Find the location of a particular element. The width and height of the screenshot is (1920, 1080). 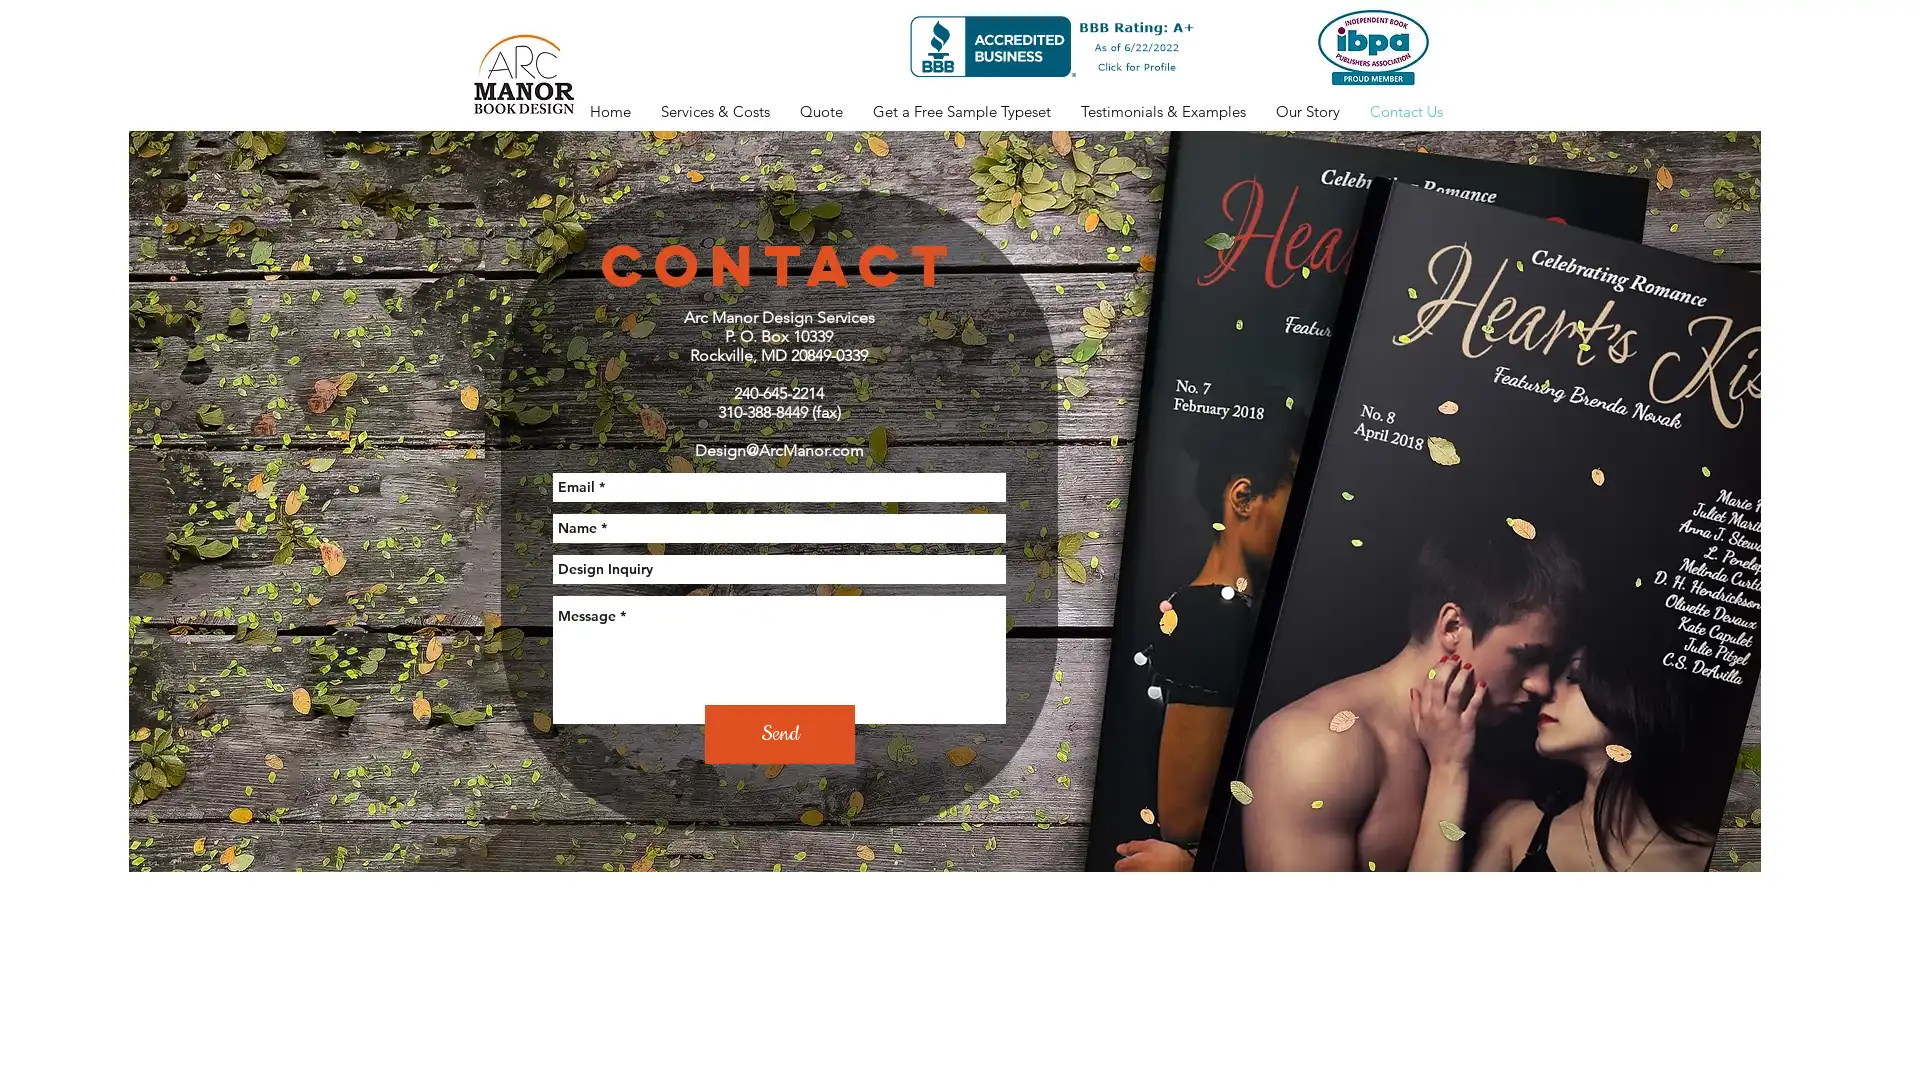

Send is located at coordinates (778, 734).